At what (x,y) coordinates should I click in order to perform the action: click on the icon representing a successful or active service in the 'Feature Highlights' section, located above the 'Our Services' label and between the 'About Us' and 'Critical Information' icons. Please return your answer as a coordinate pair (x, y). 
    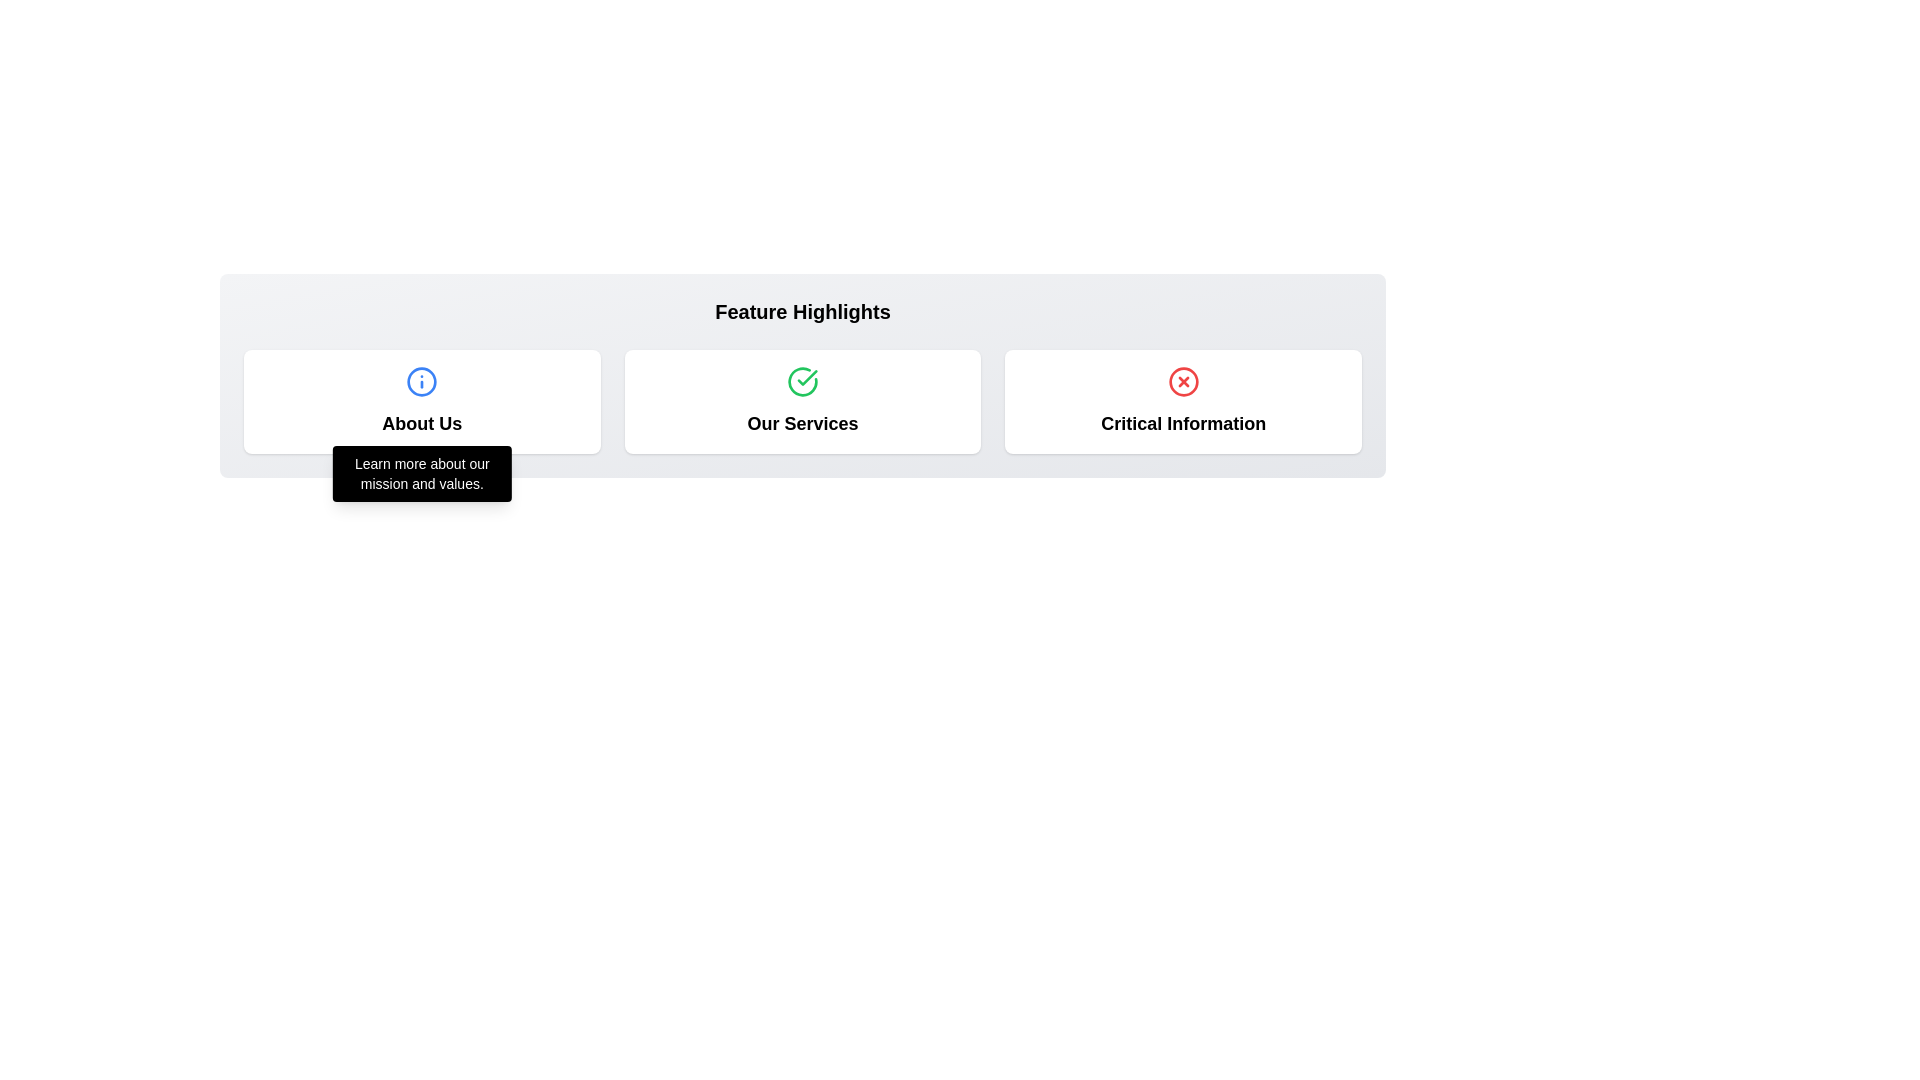
    Looking at the image, I should click on (802, 381).